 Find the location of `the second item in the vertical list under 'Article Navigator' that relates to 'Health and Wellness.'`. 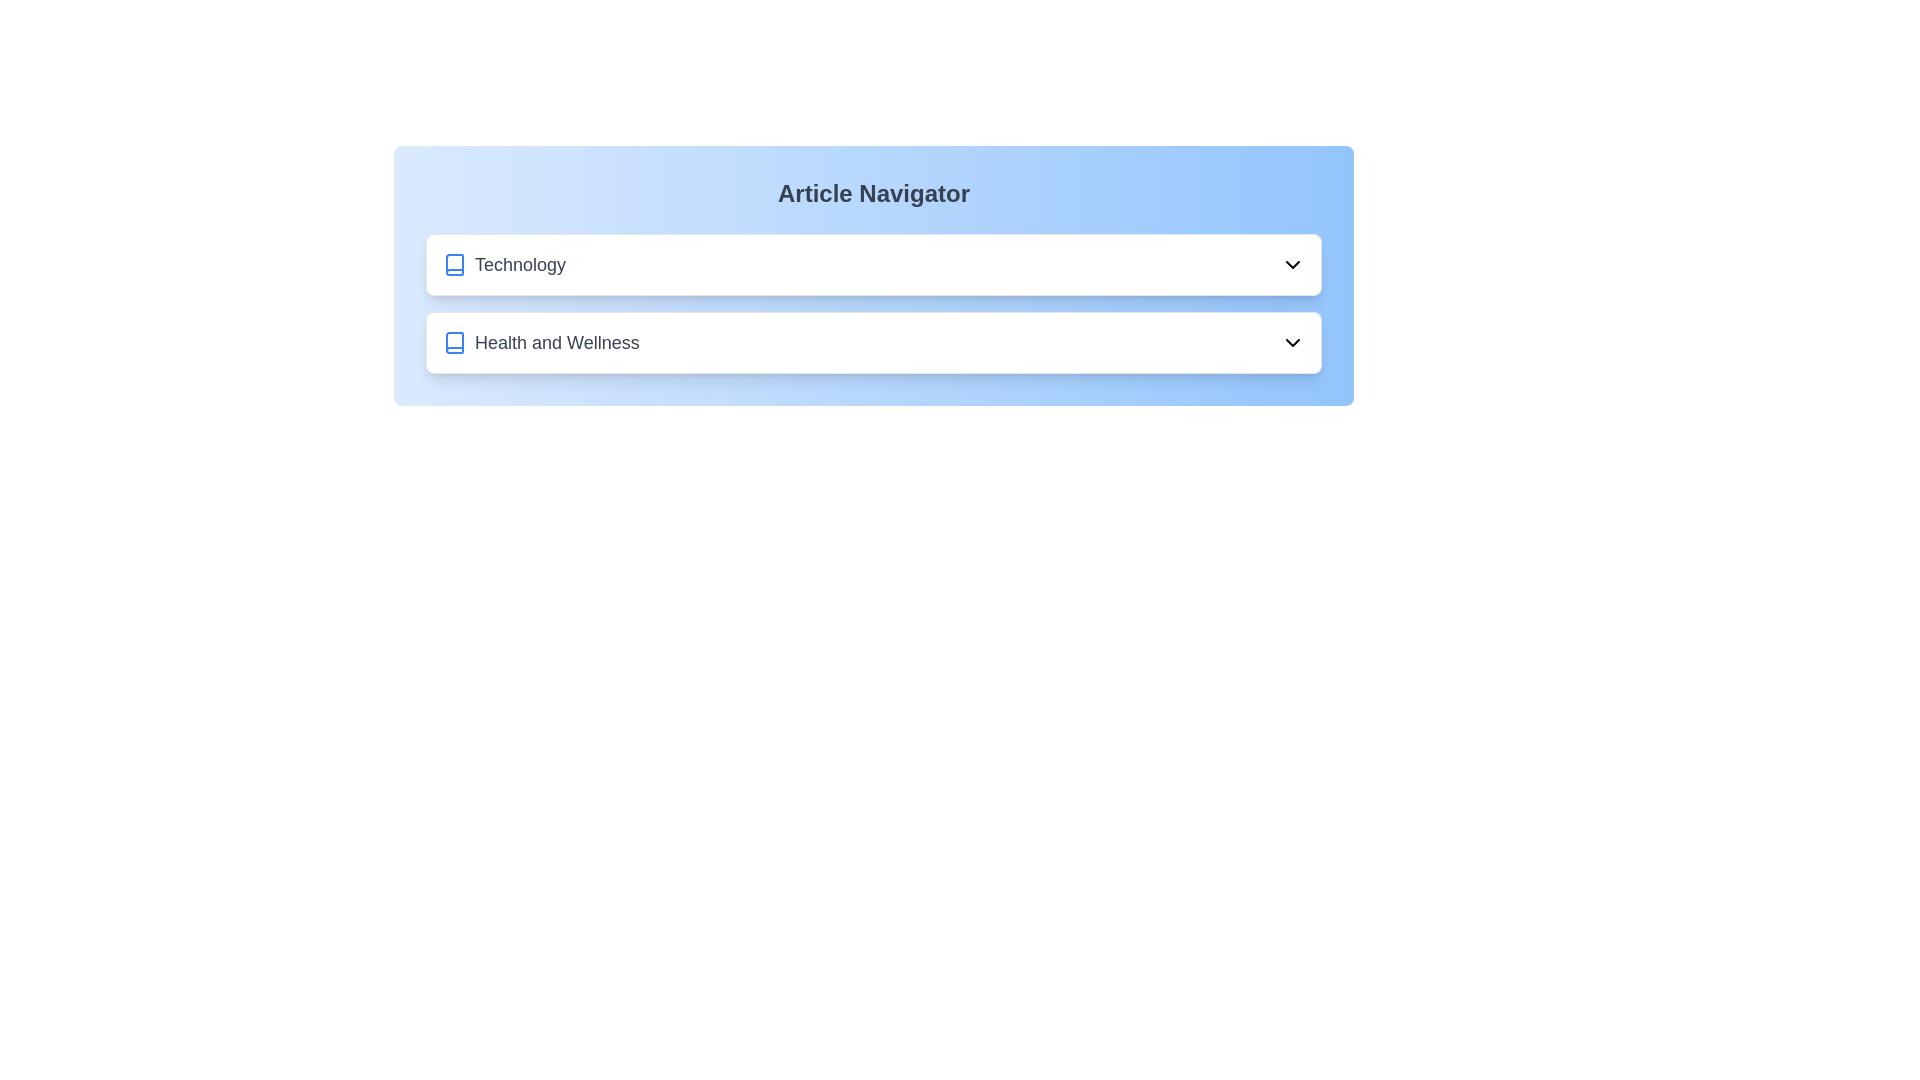

the second item in the vertical list under 'Article Navigator' that relates to 'Health and Wellness.' is located at coordinates (873, 342).